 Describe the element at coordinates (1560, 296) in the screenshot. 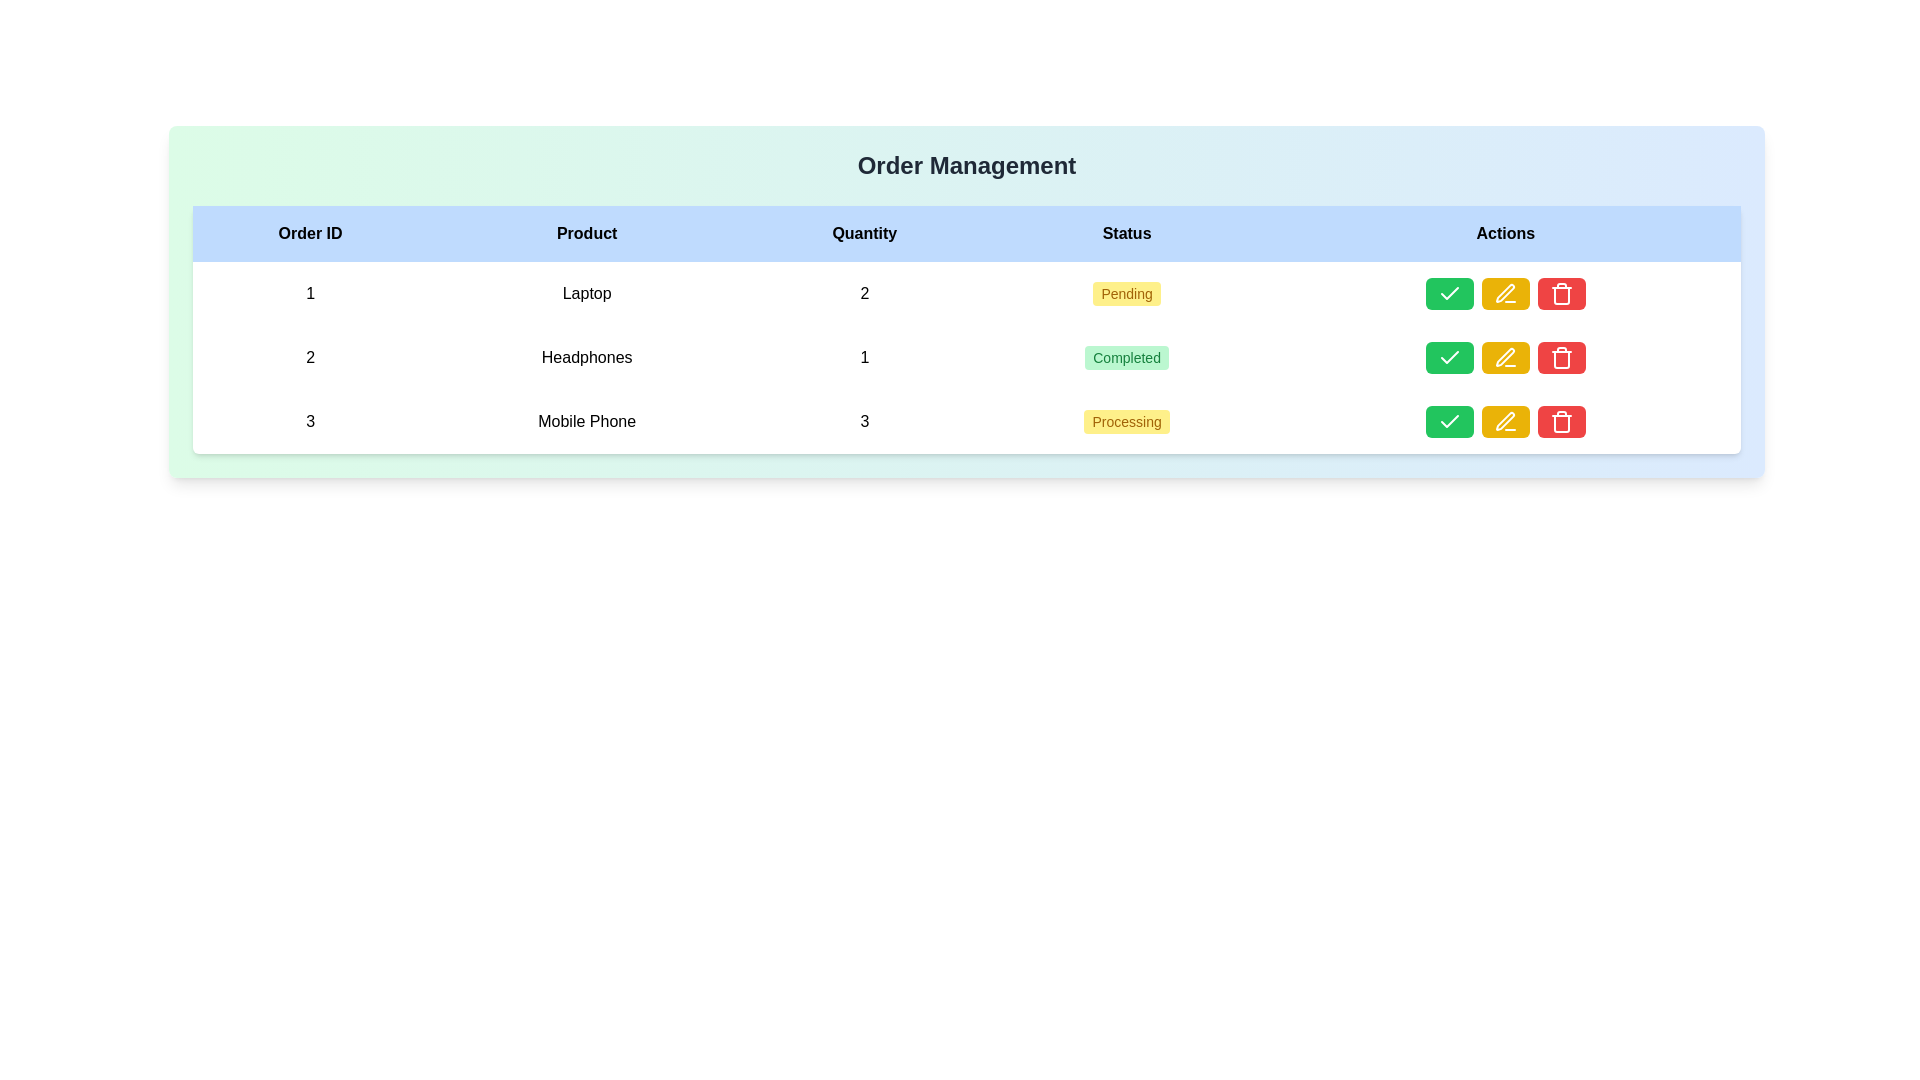

I see `the red trash bin icon, which is the third icon in the 'Actions' column of the third row` at that location.